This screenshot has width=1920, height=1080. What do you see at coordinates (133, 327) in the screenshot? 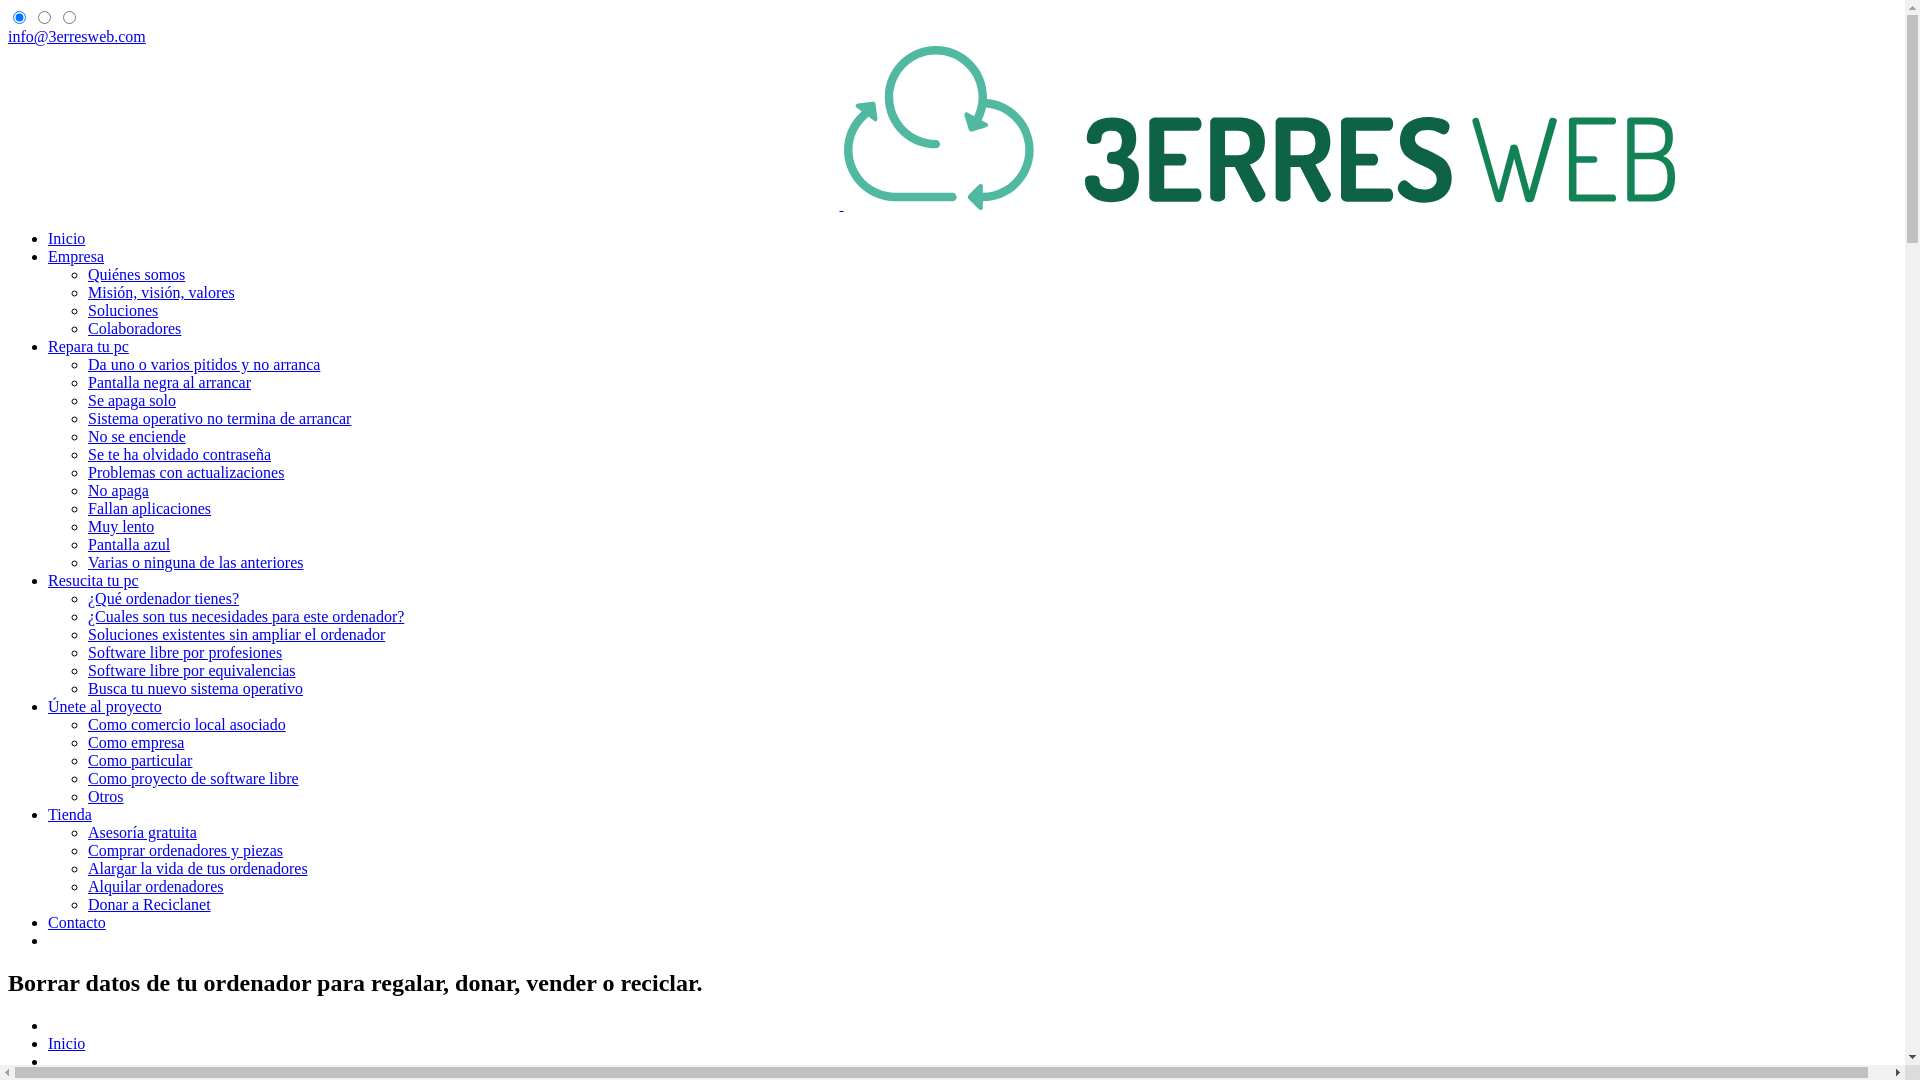
I see `'Colaboradores'` at bounding box center [133, 327].